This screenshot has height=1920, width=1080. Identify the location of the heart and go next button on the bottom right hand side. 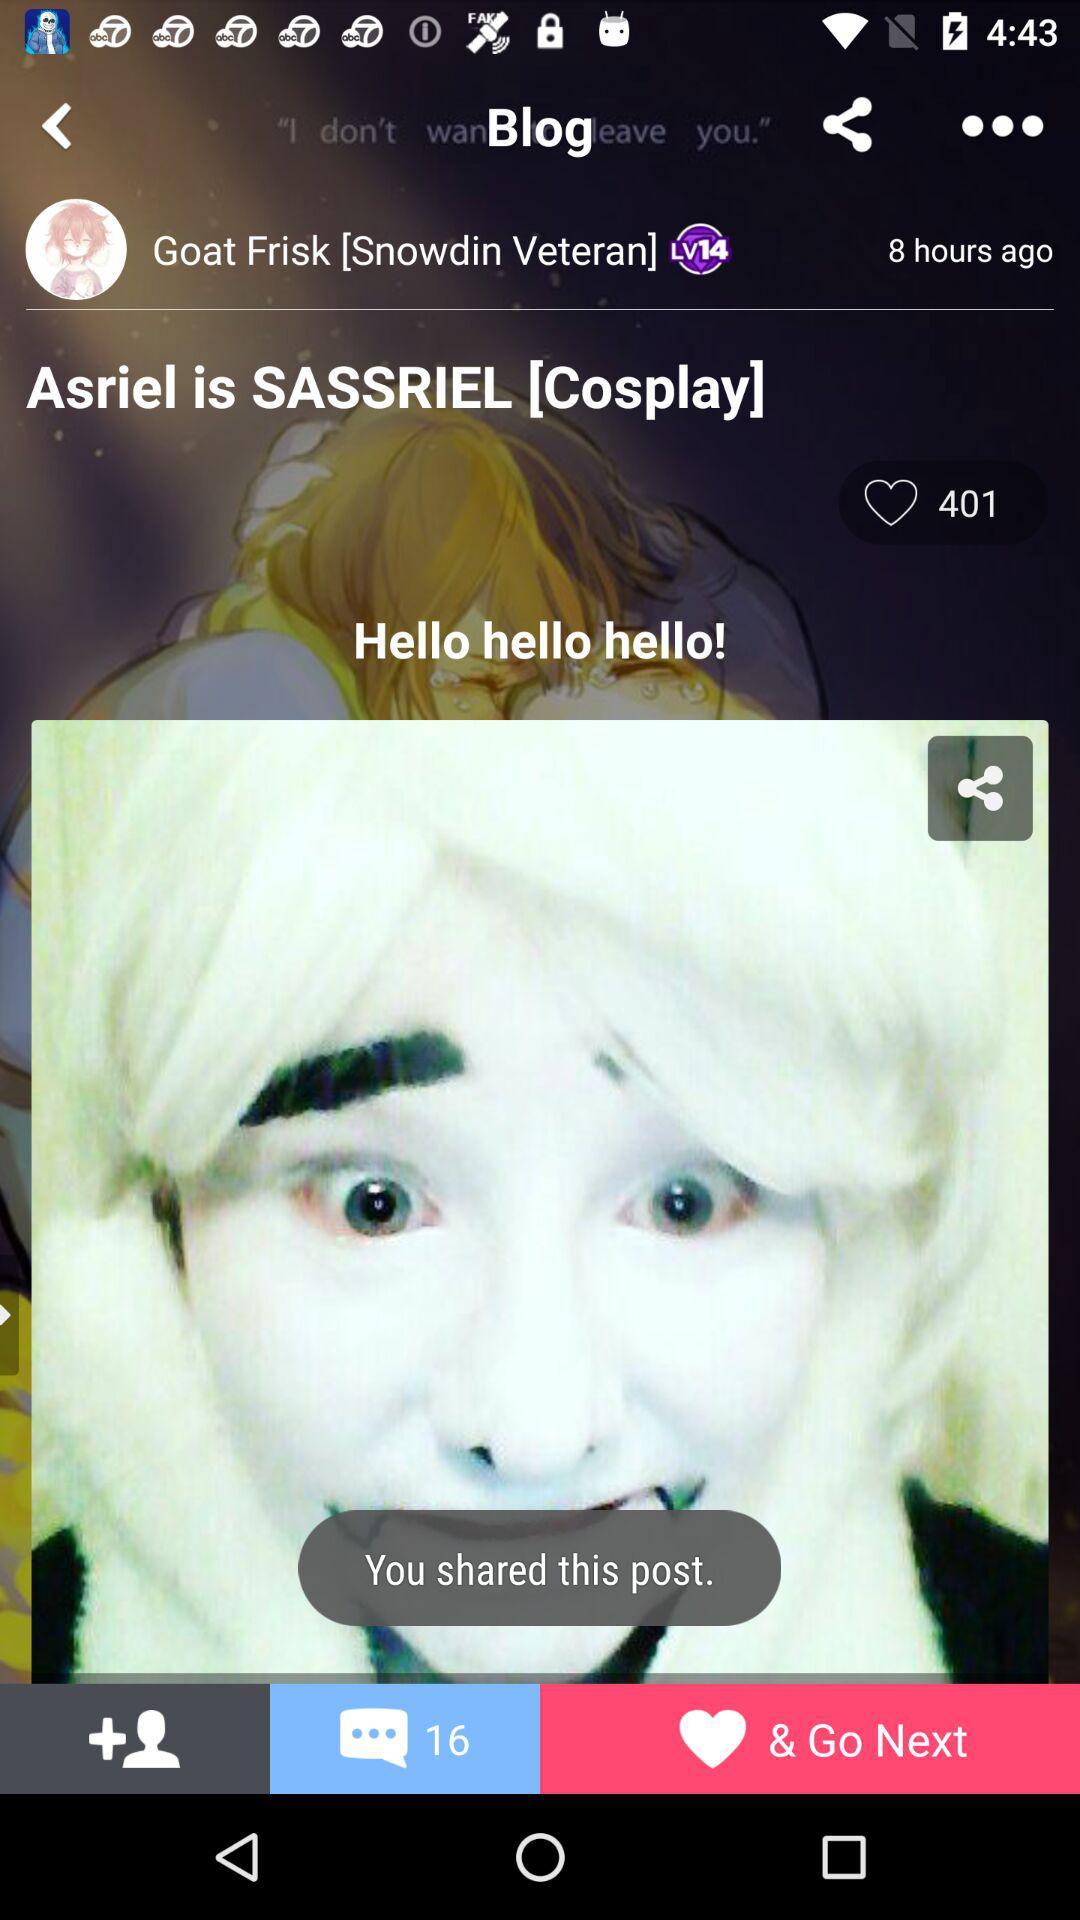
(711, 1737).